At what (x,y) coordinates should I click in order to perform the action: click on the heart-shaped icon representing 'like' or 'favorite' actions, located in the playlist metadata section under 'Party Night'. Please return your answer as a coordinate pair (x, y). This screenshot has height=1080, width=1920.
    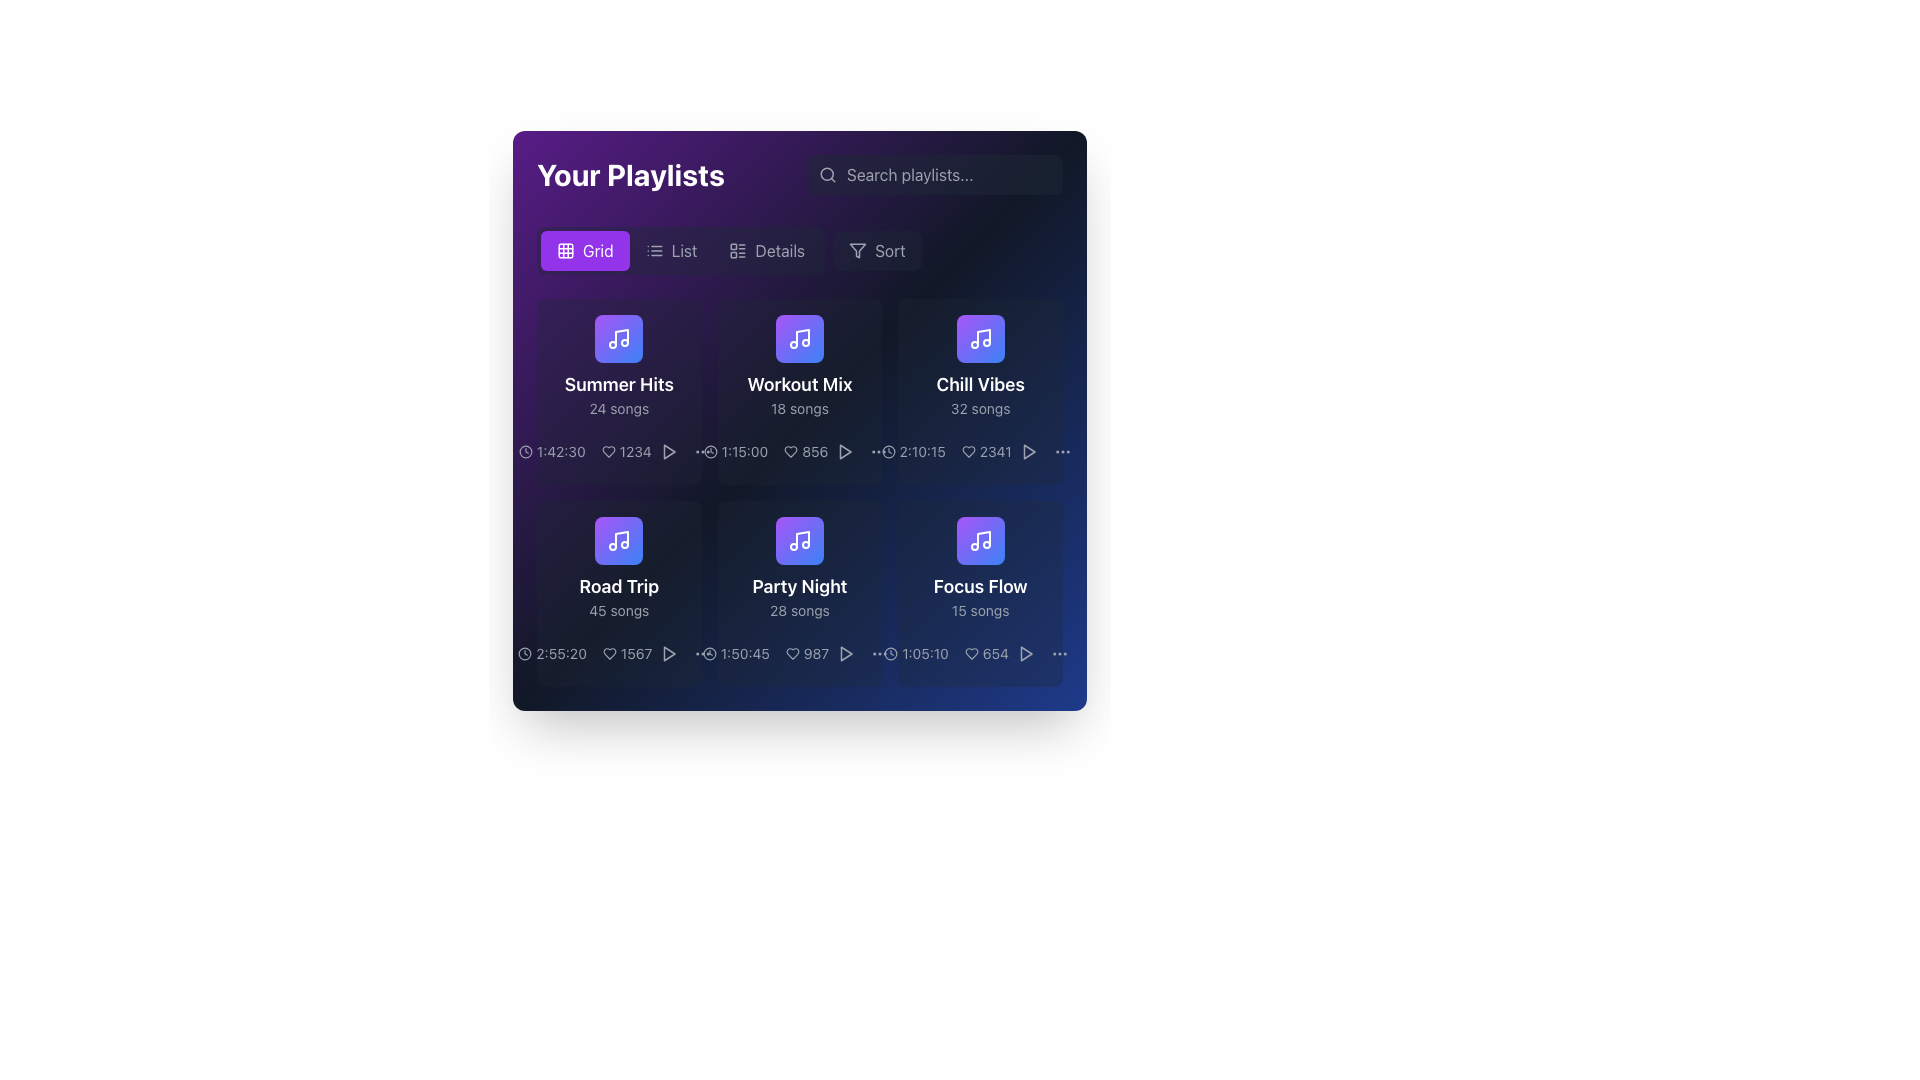
    Looking at the image, I should click on (791, 654).